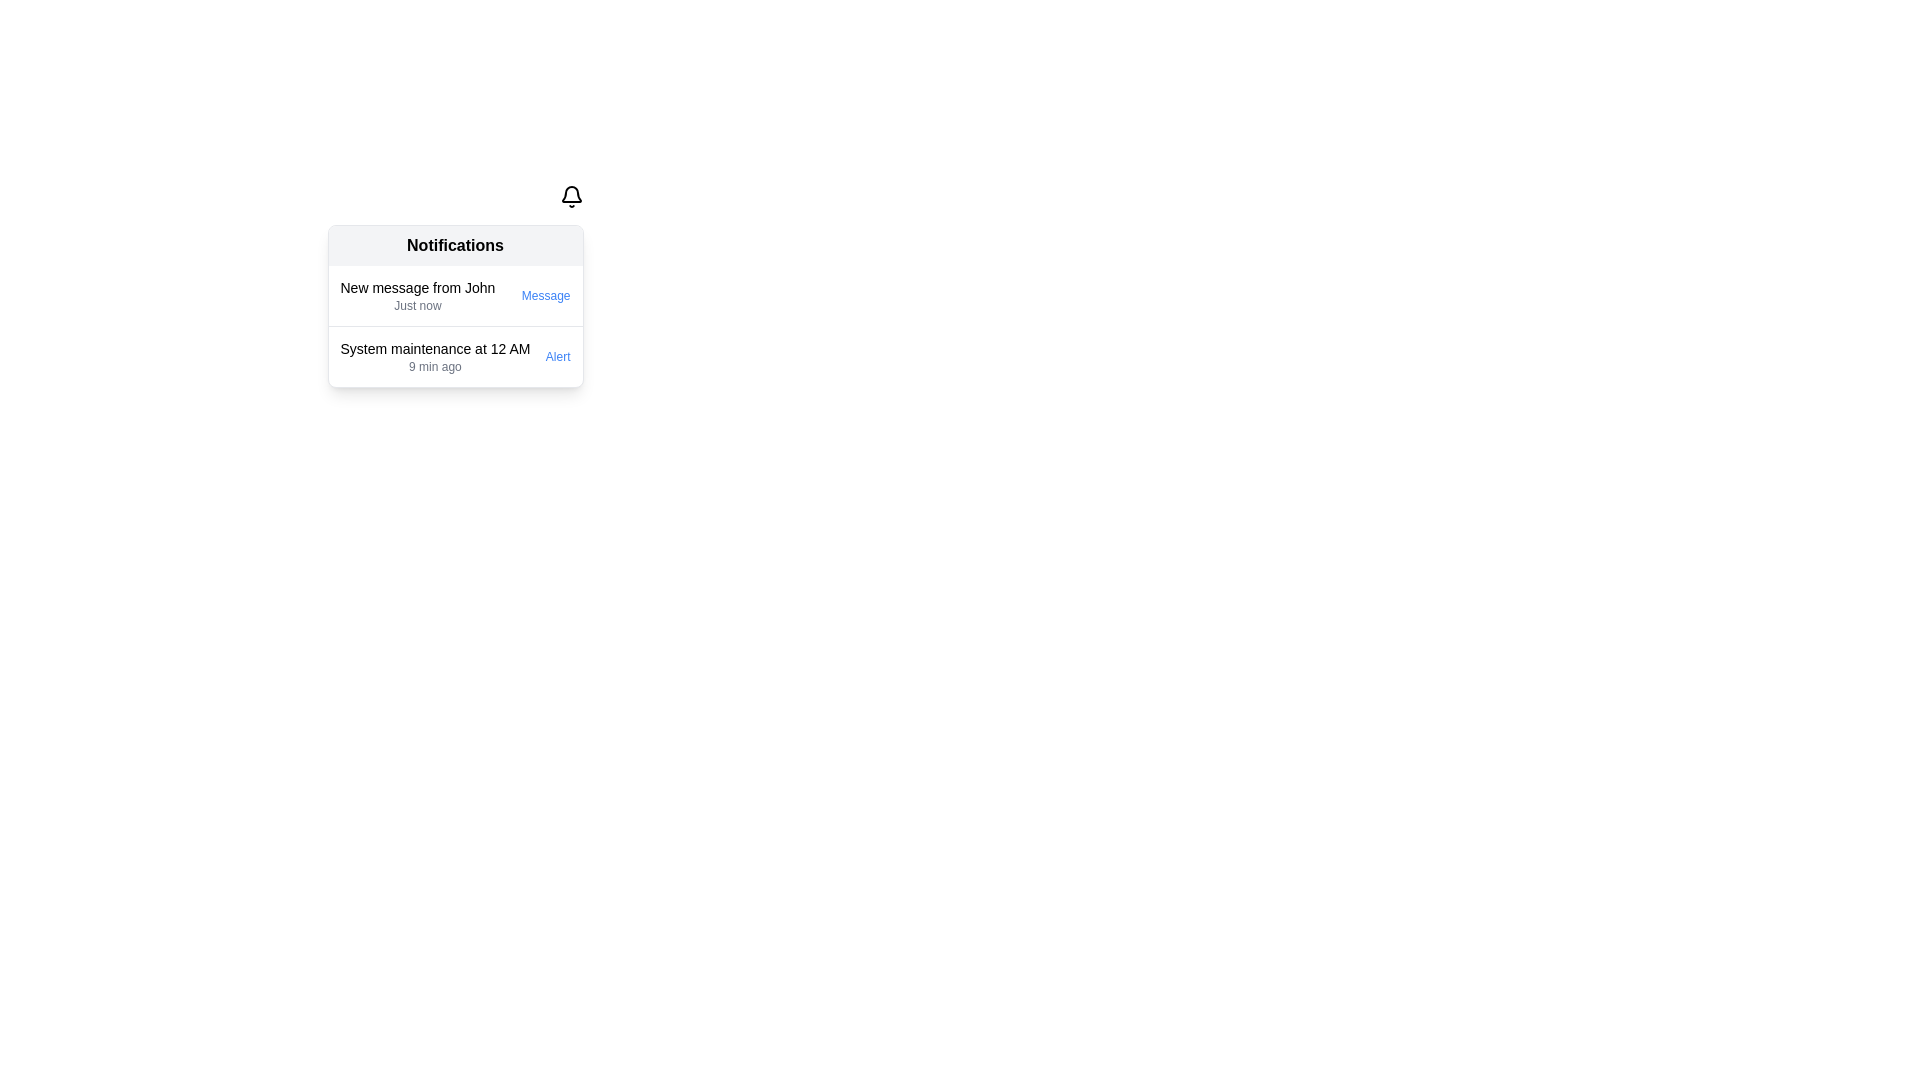 This screenshot has width=1920, height=1080. I want to click on the notifications dropdown header which serves as a title for recent interactions and alerts, so click(454, 245).